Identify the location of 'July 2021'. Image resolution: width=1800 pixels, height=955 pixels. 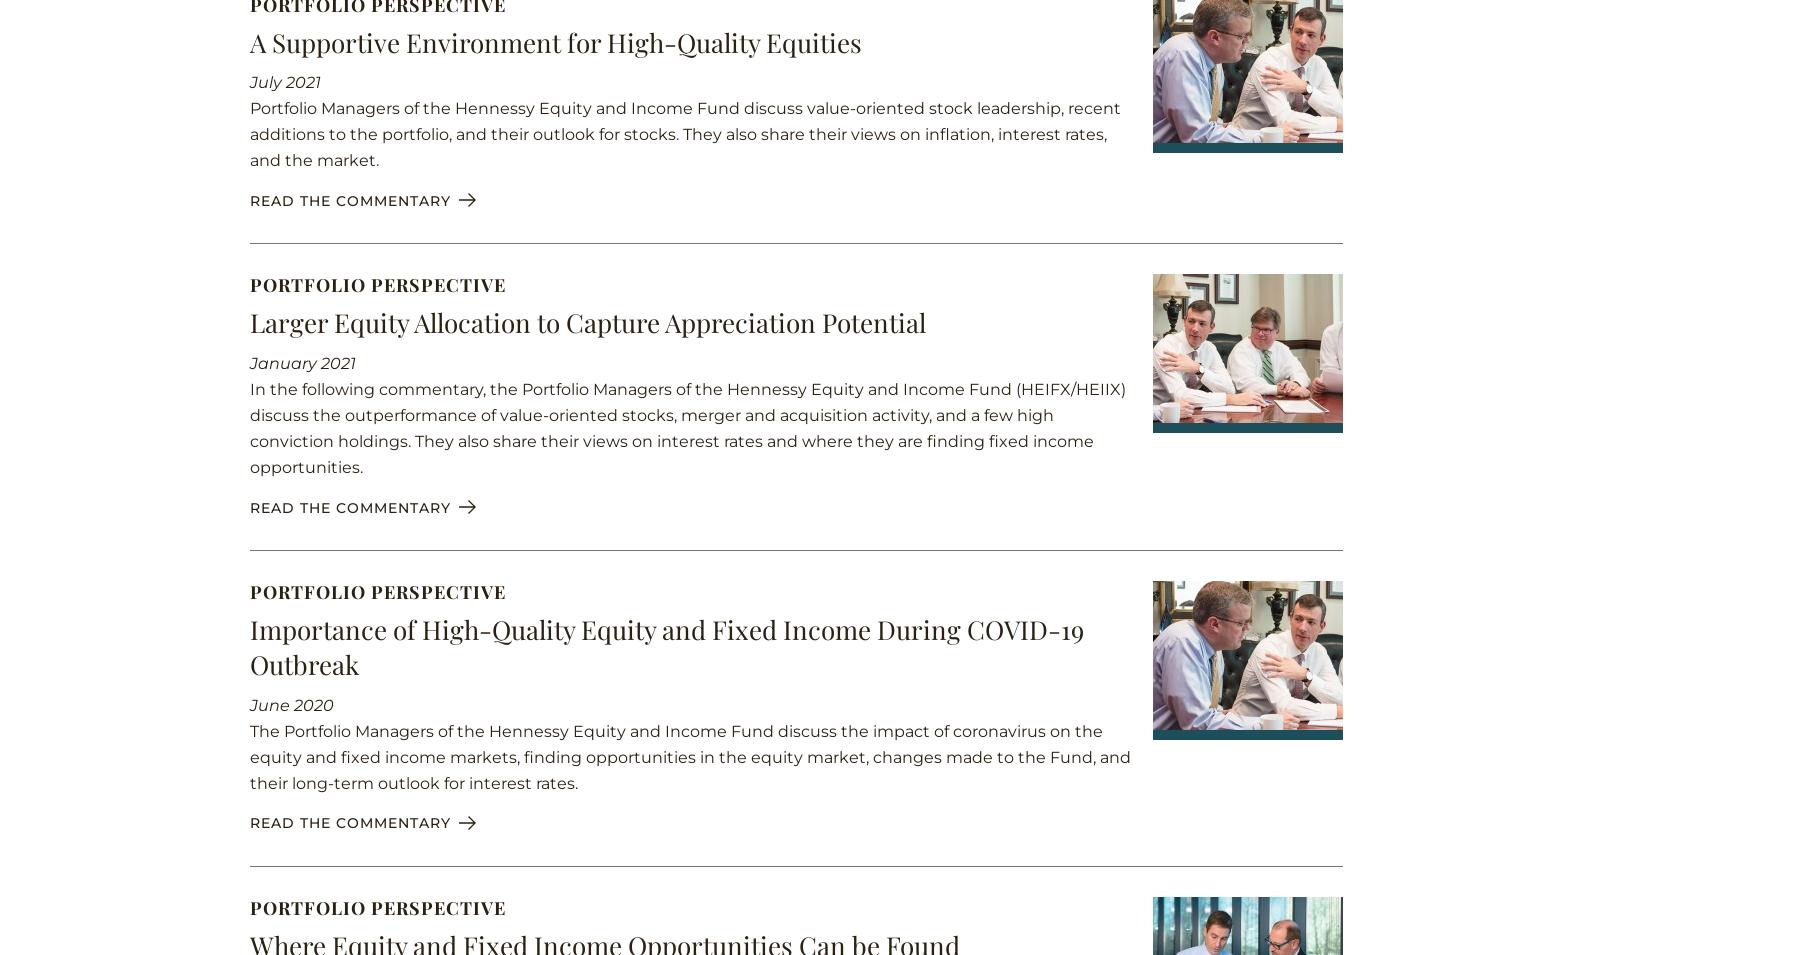
(284, 81).